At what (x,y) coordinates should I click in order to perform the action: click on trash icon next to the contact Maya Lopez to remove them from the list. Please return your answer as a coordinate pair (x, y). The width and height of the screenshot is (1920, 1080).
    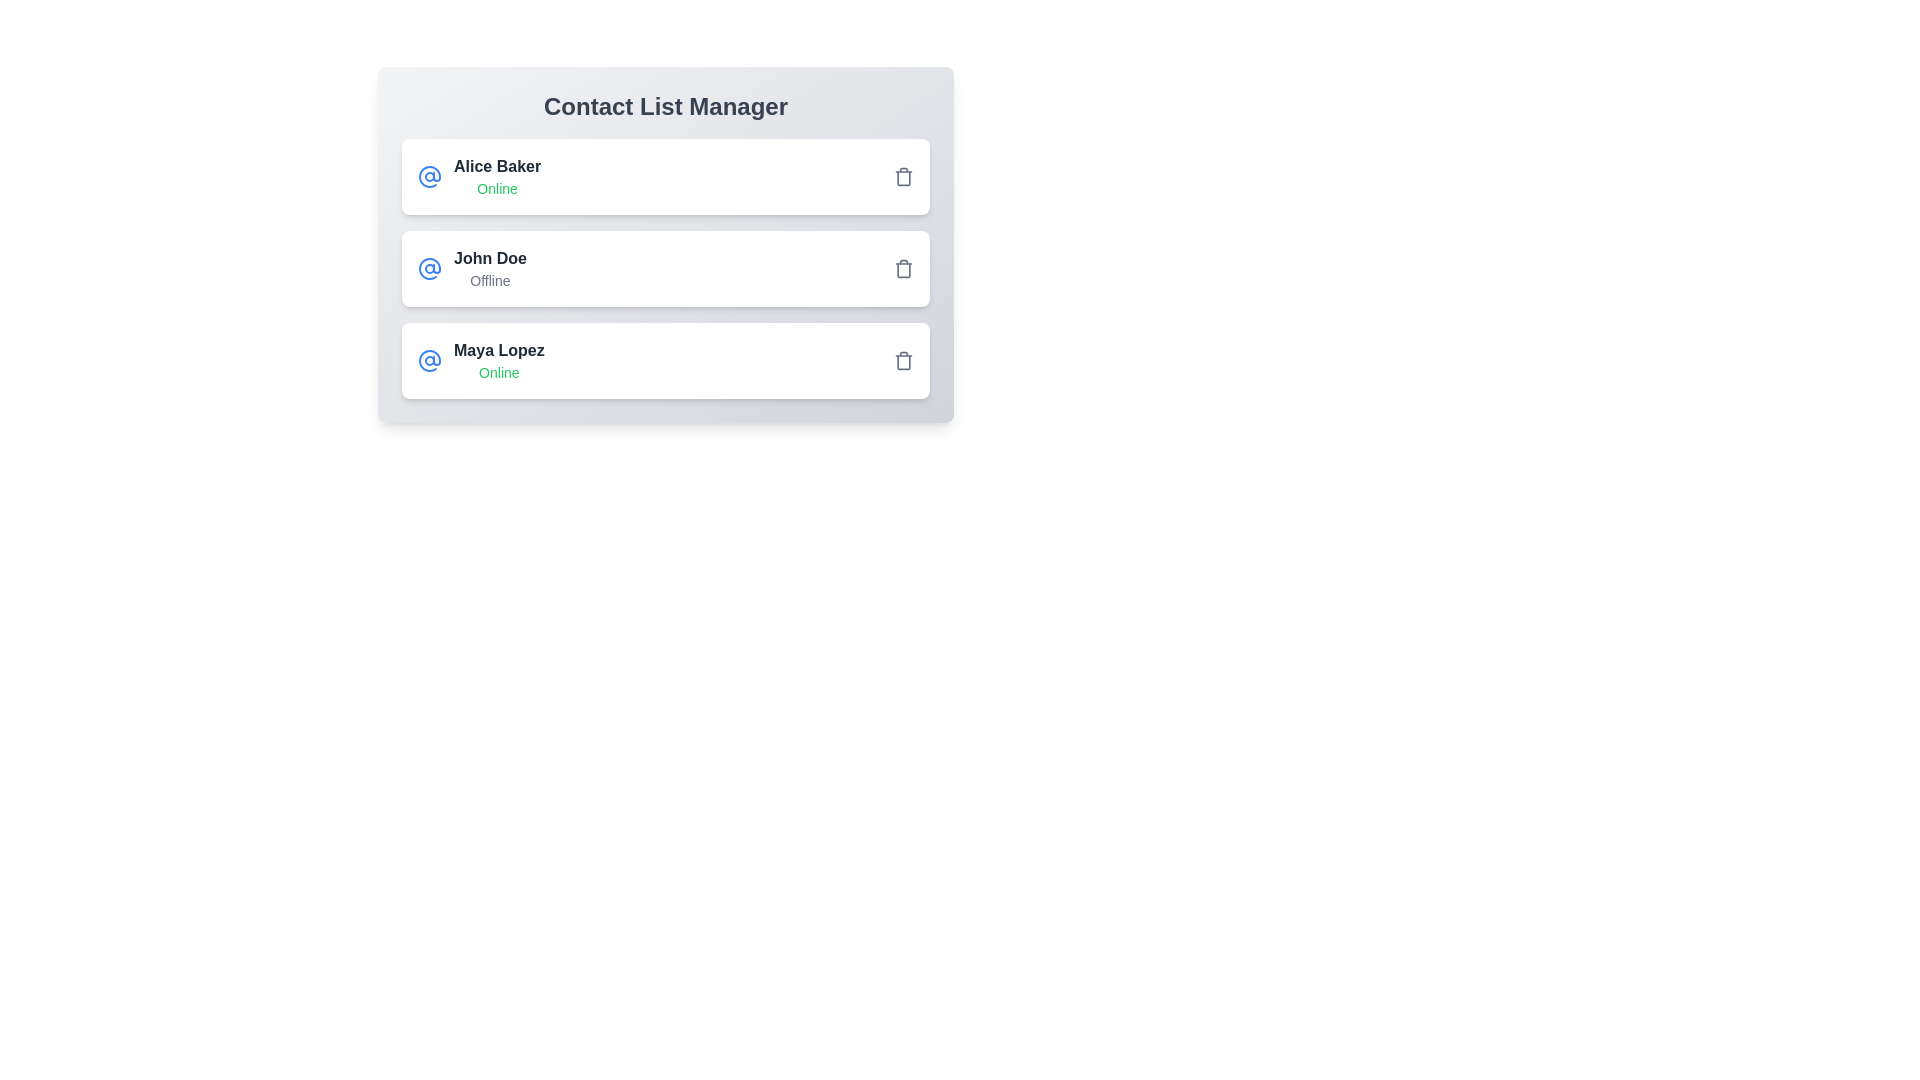
    Looking at the image, I should click on (902, 361).